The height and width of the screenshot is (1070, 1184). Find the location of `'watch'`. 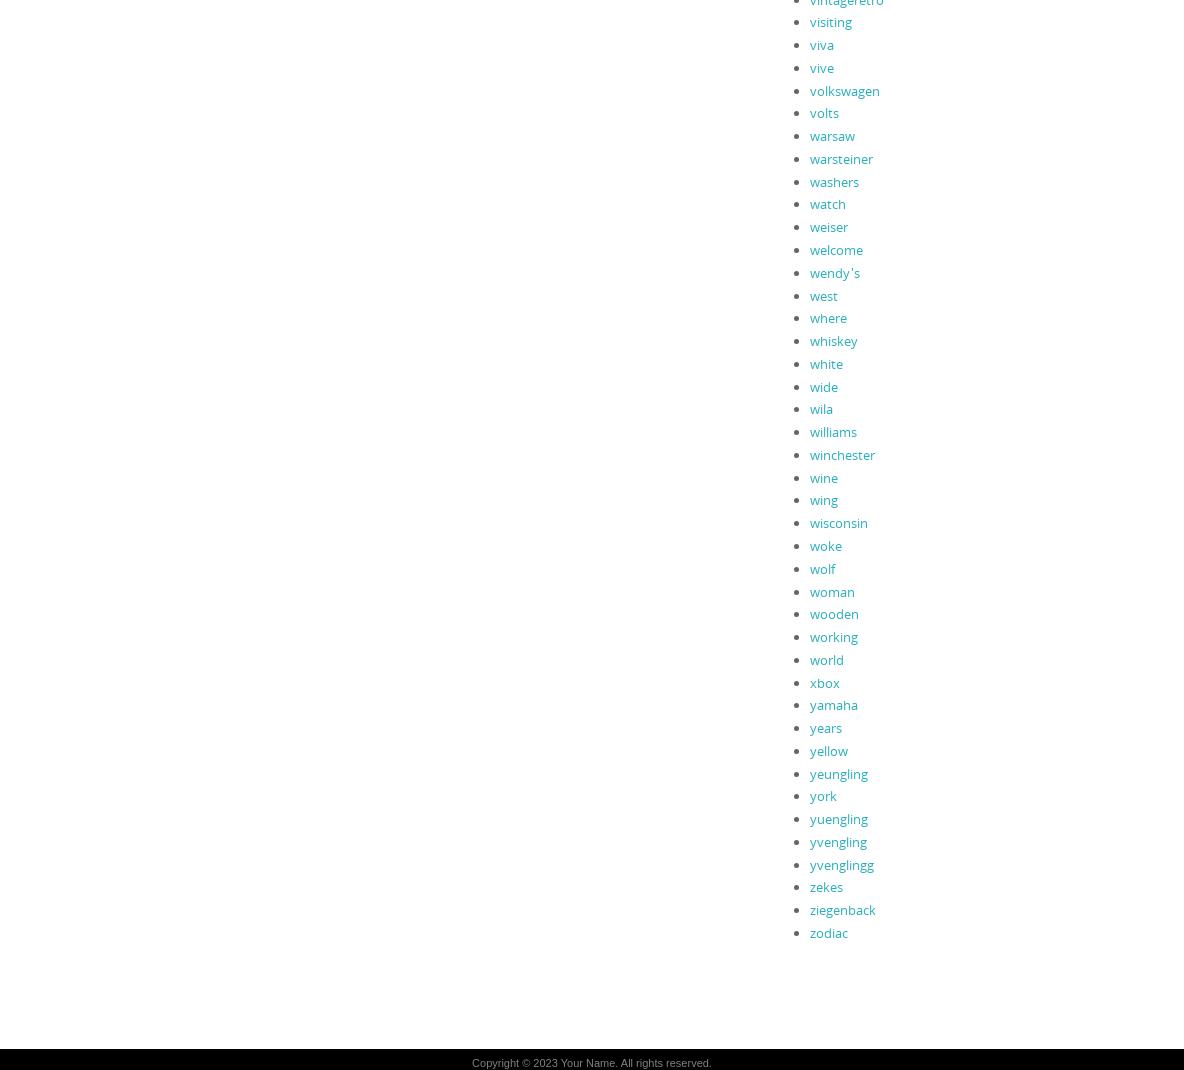

'watch' is located at coordinates (827, 203).